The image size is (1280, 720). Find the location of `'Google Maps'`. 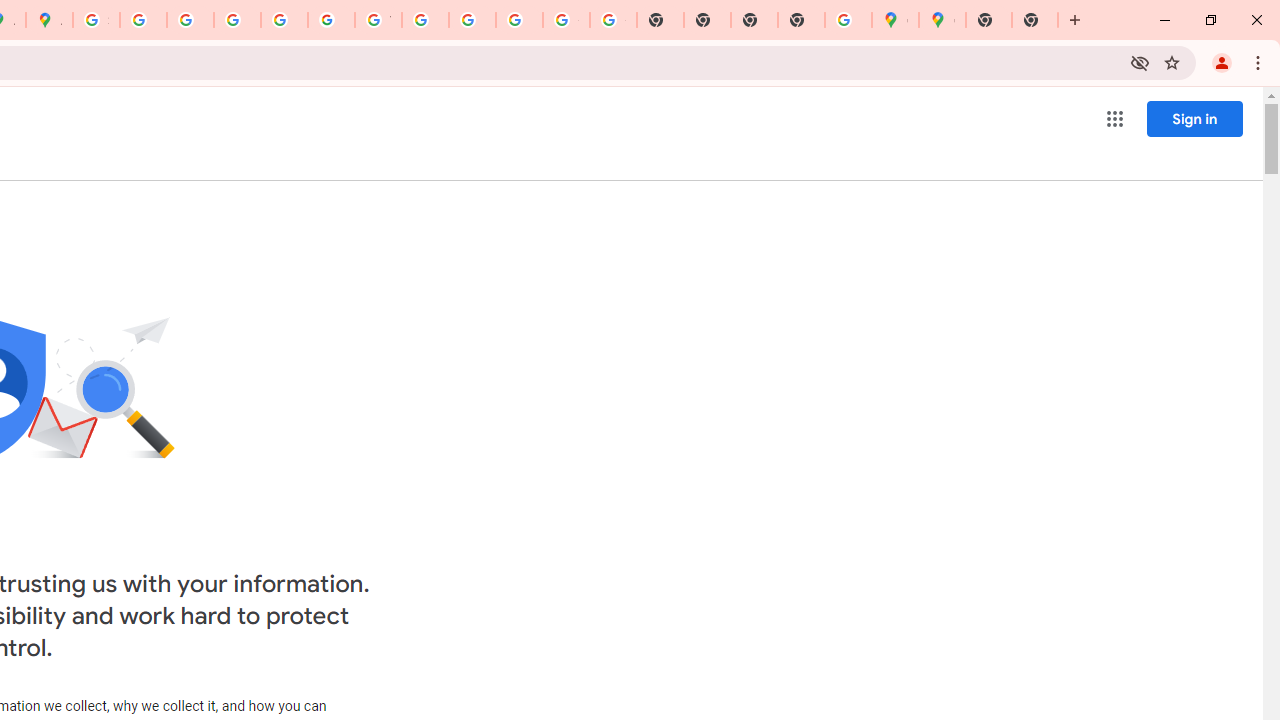

'Google Maps' is located at coordinates (941, 20).